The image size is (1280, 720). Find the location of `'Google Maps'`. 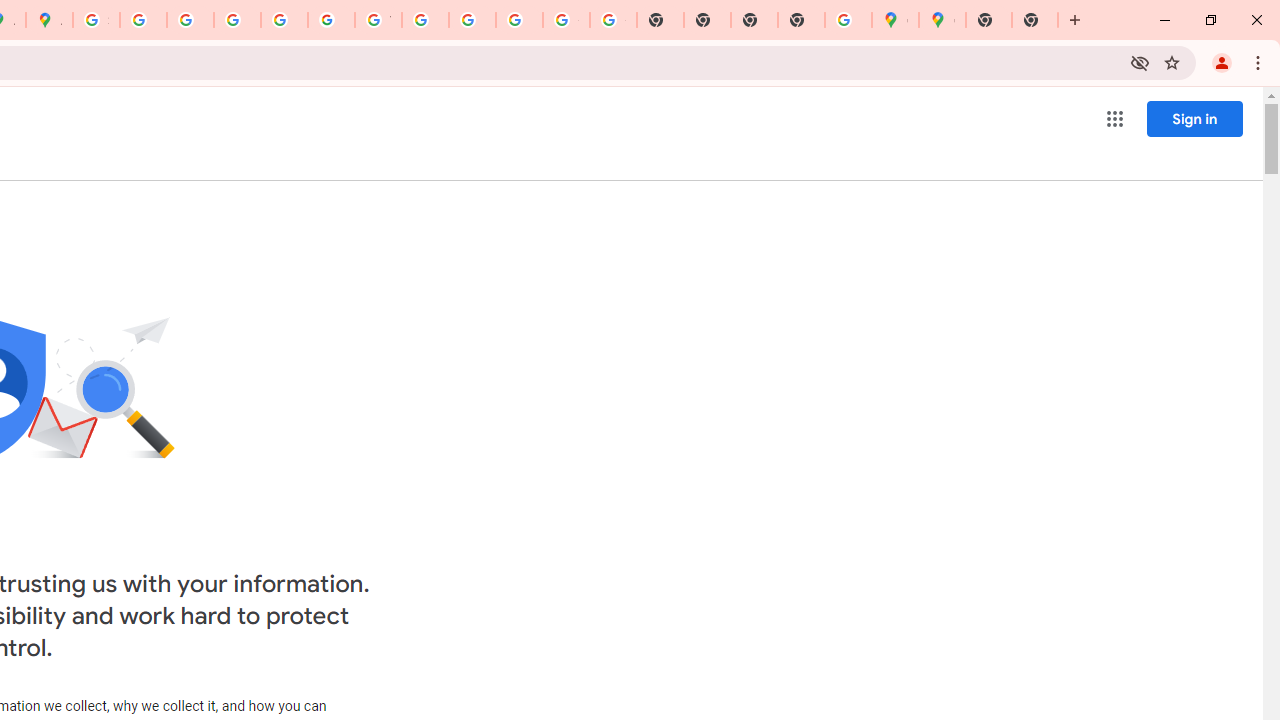

'Google Maps' is located at coordinates (941, 20).